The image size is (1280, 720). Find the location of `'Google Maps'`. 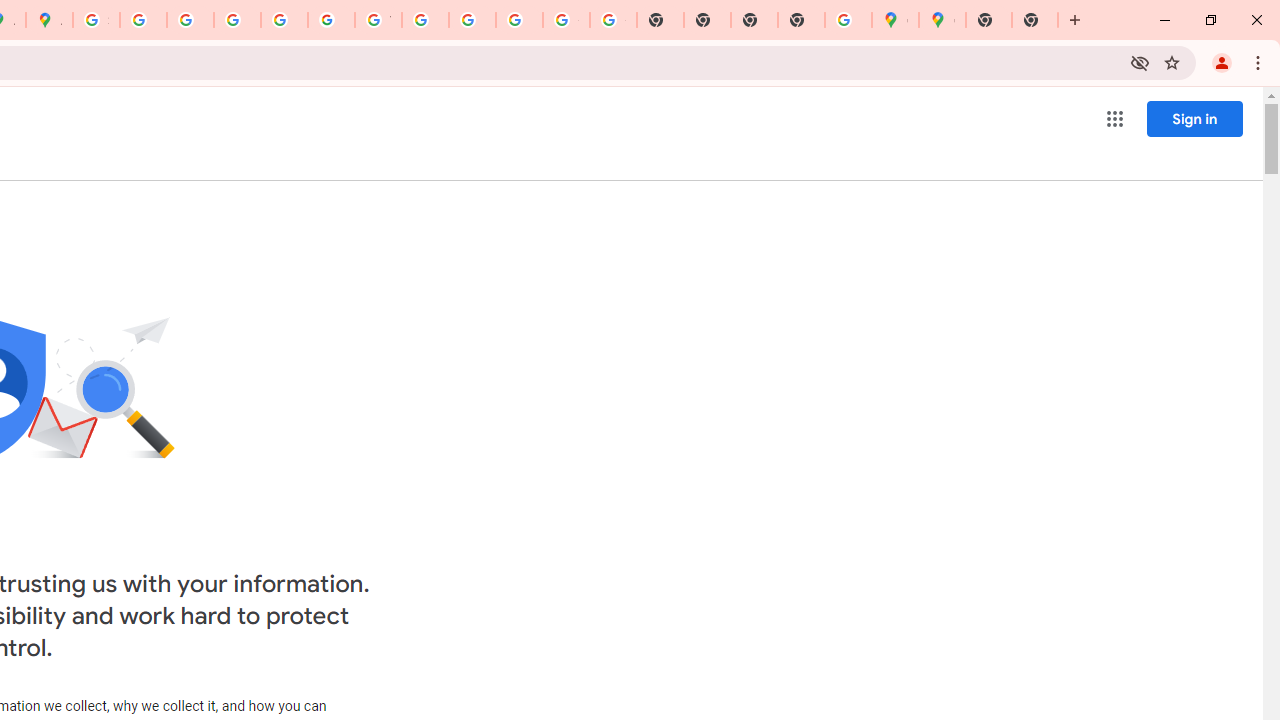

'Google Maps' is located at coordinates (941, 20).